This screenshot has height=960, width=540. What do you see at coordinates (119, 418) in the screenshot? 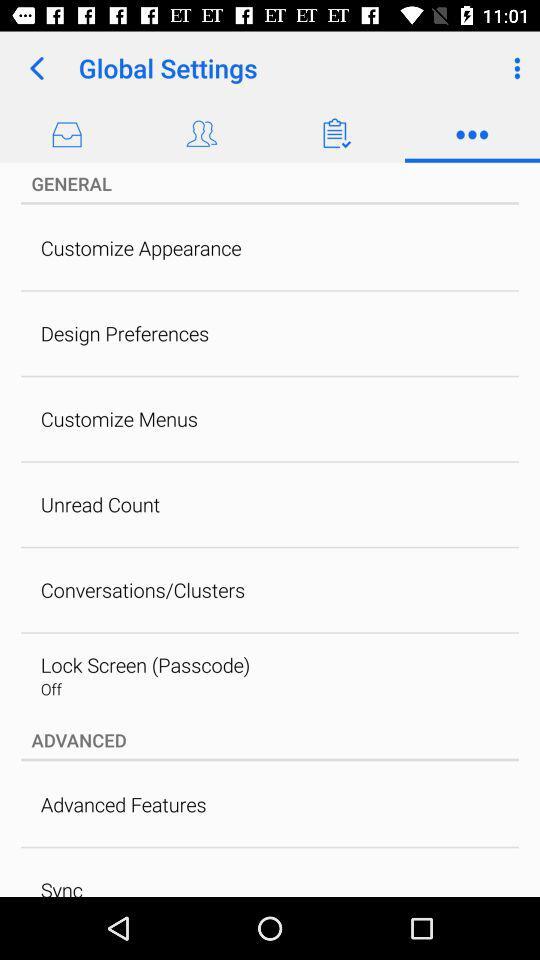
I see `customize menus app` at bounding box center [119, 418].